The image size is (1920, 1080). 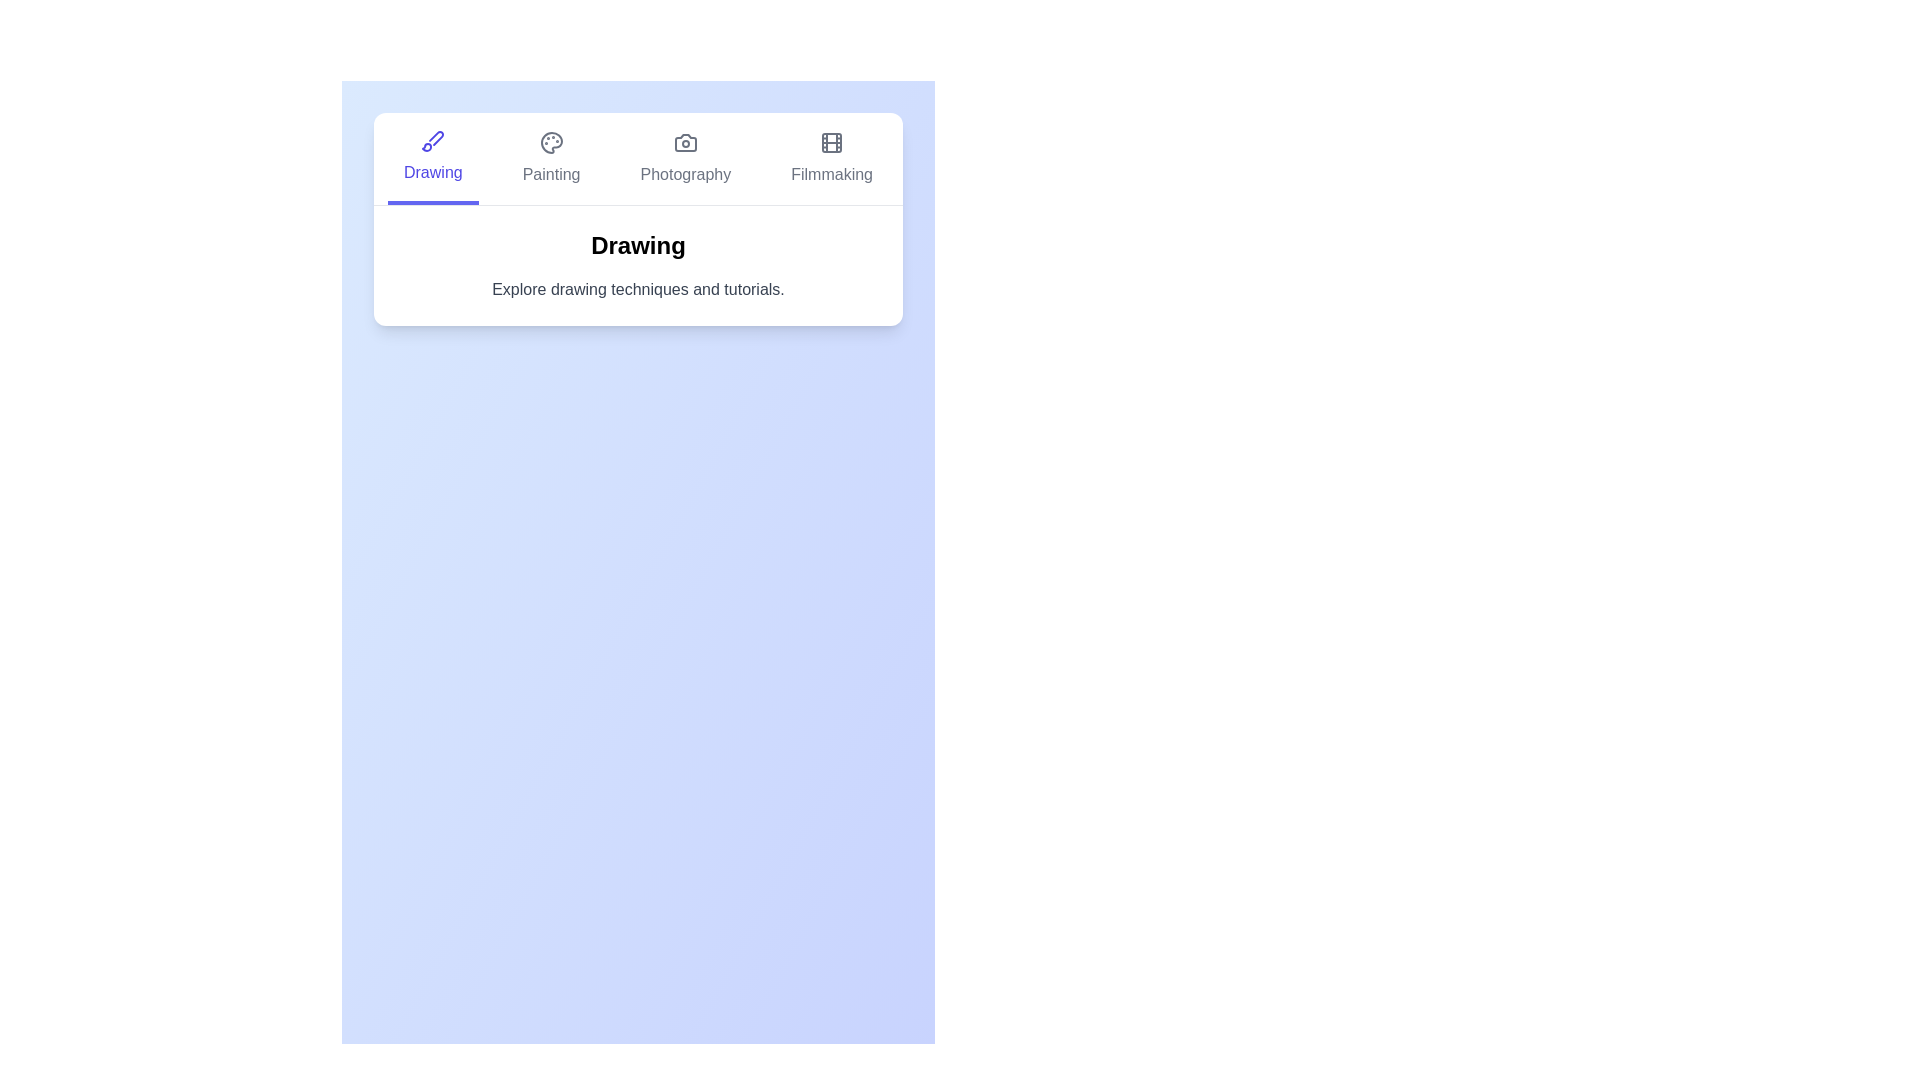 What do you see at coordinates (431, 157) in the screenshot?
I see `the tab labeled Drawing` at bounding box center [431, 157].